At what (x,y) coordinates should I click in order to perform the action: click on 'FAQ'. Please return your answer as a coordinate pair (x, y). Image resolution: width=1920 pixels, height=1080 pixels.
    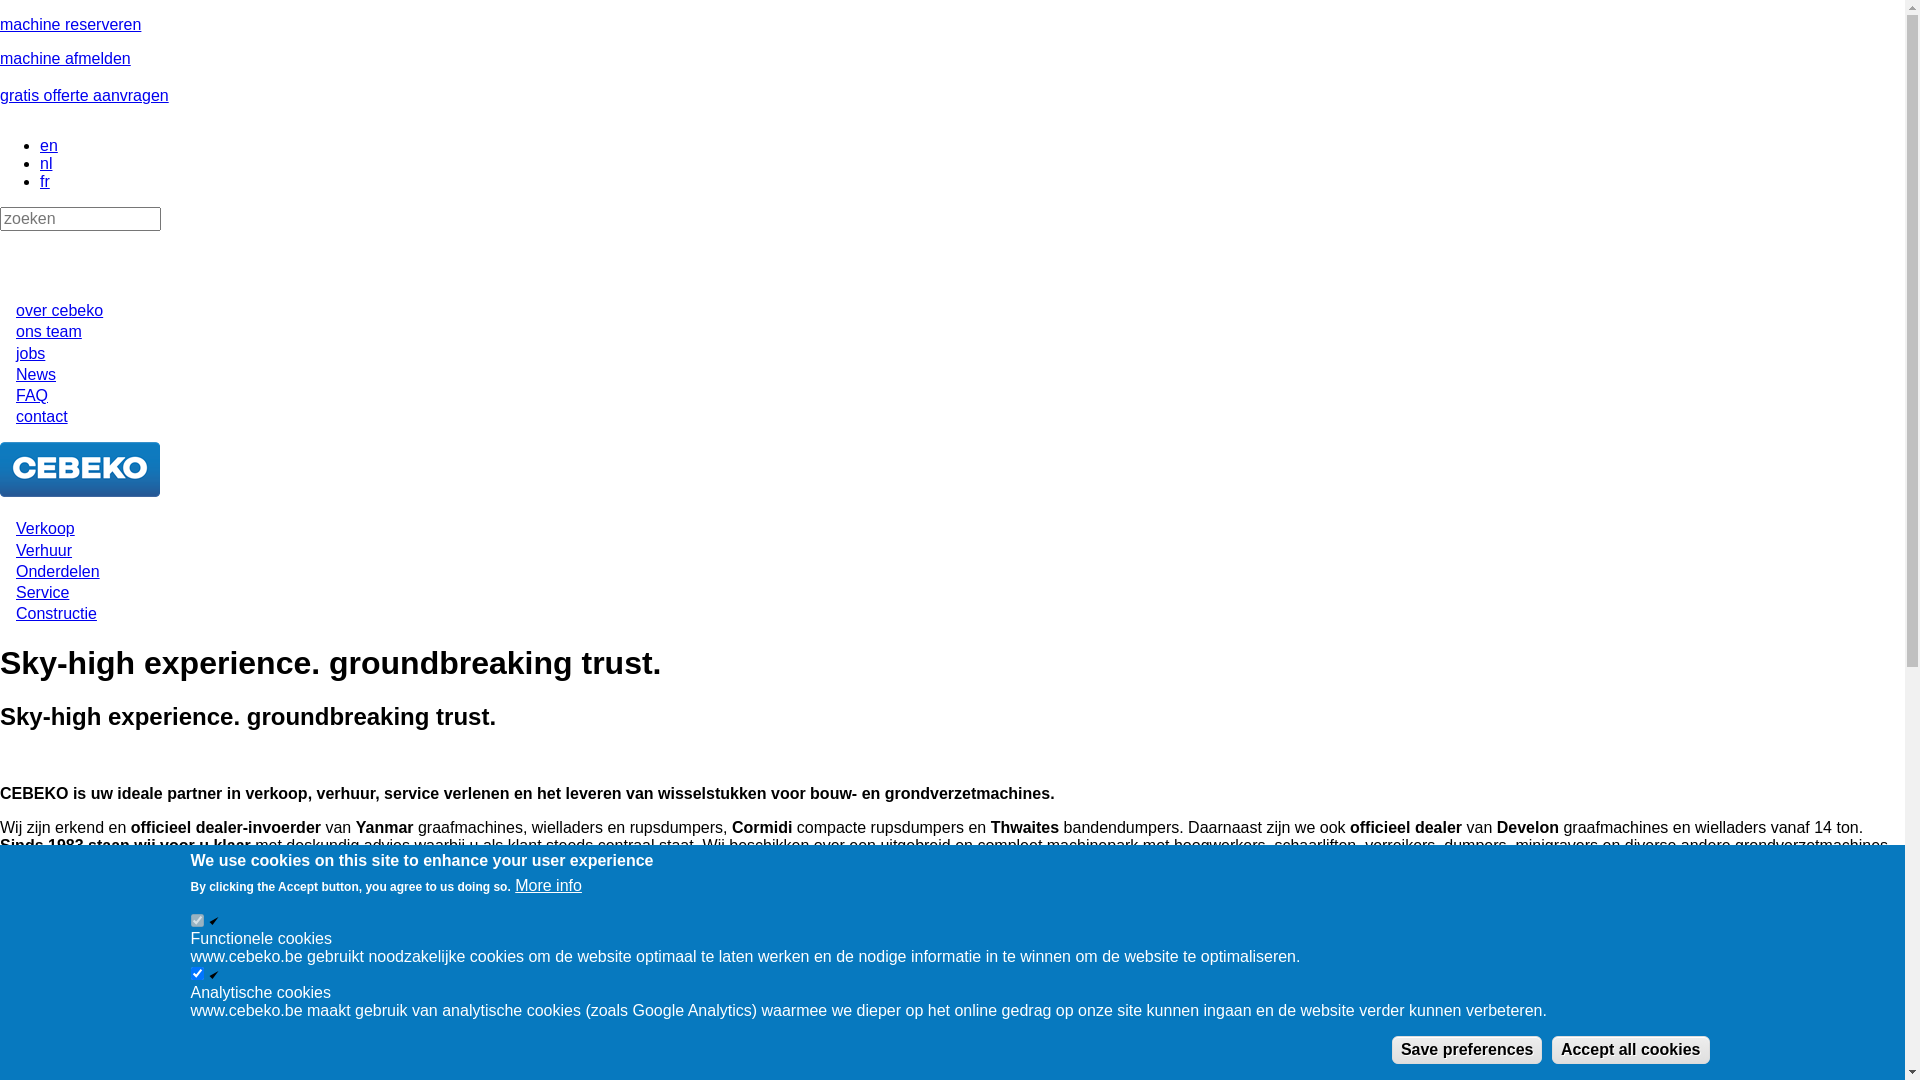
    Looking at the image, I should click on (32, 395).